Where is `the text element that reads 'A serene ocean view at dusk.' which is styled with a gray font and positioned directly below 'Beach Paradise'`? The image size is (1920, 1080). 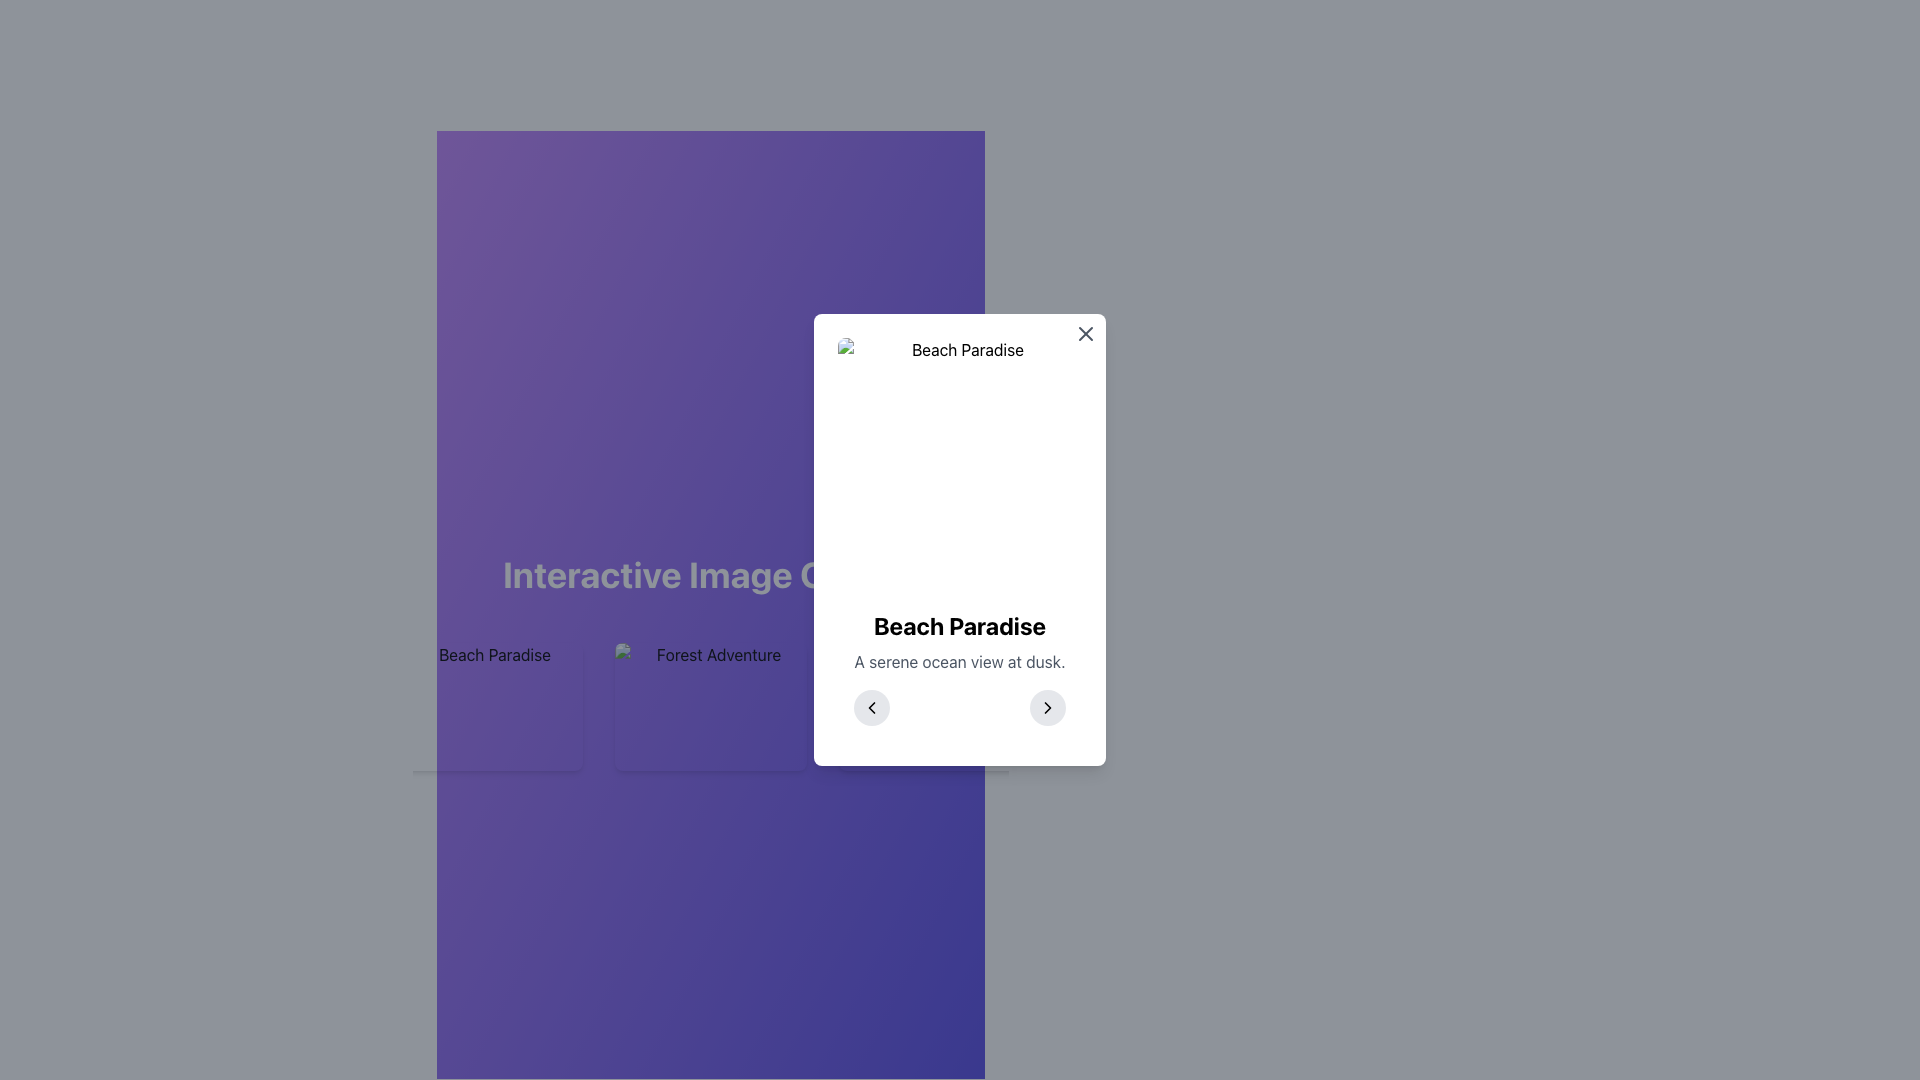 the text element that reads 'A serene ocean view at dusk.' which is styled with a gray font and positioned directly below 'Beach Paradise' is located at coordinates (960, 662).